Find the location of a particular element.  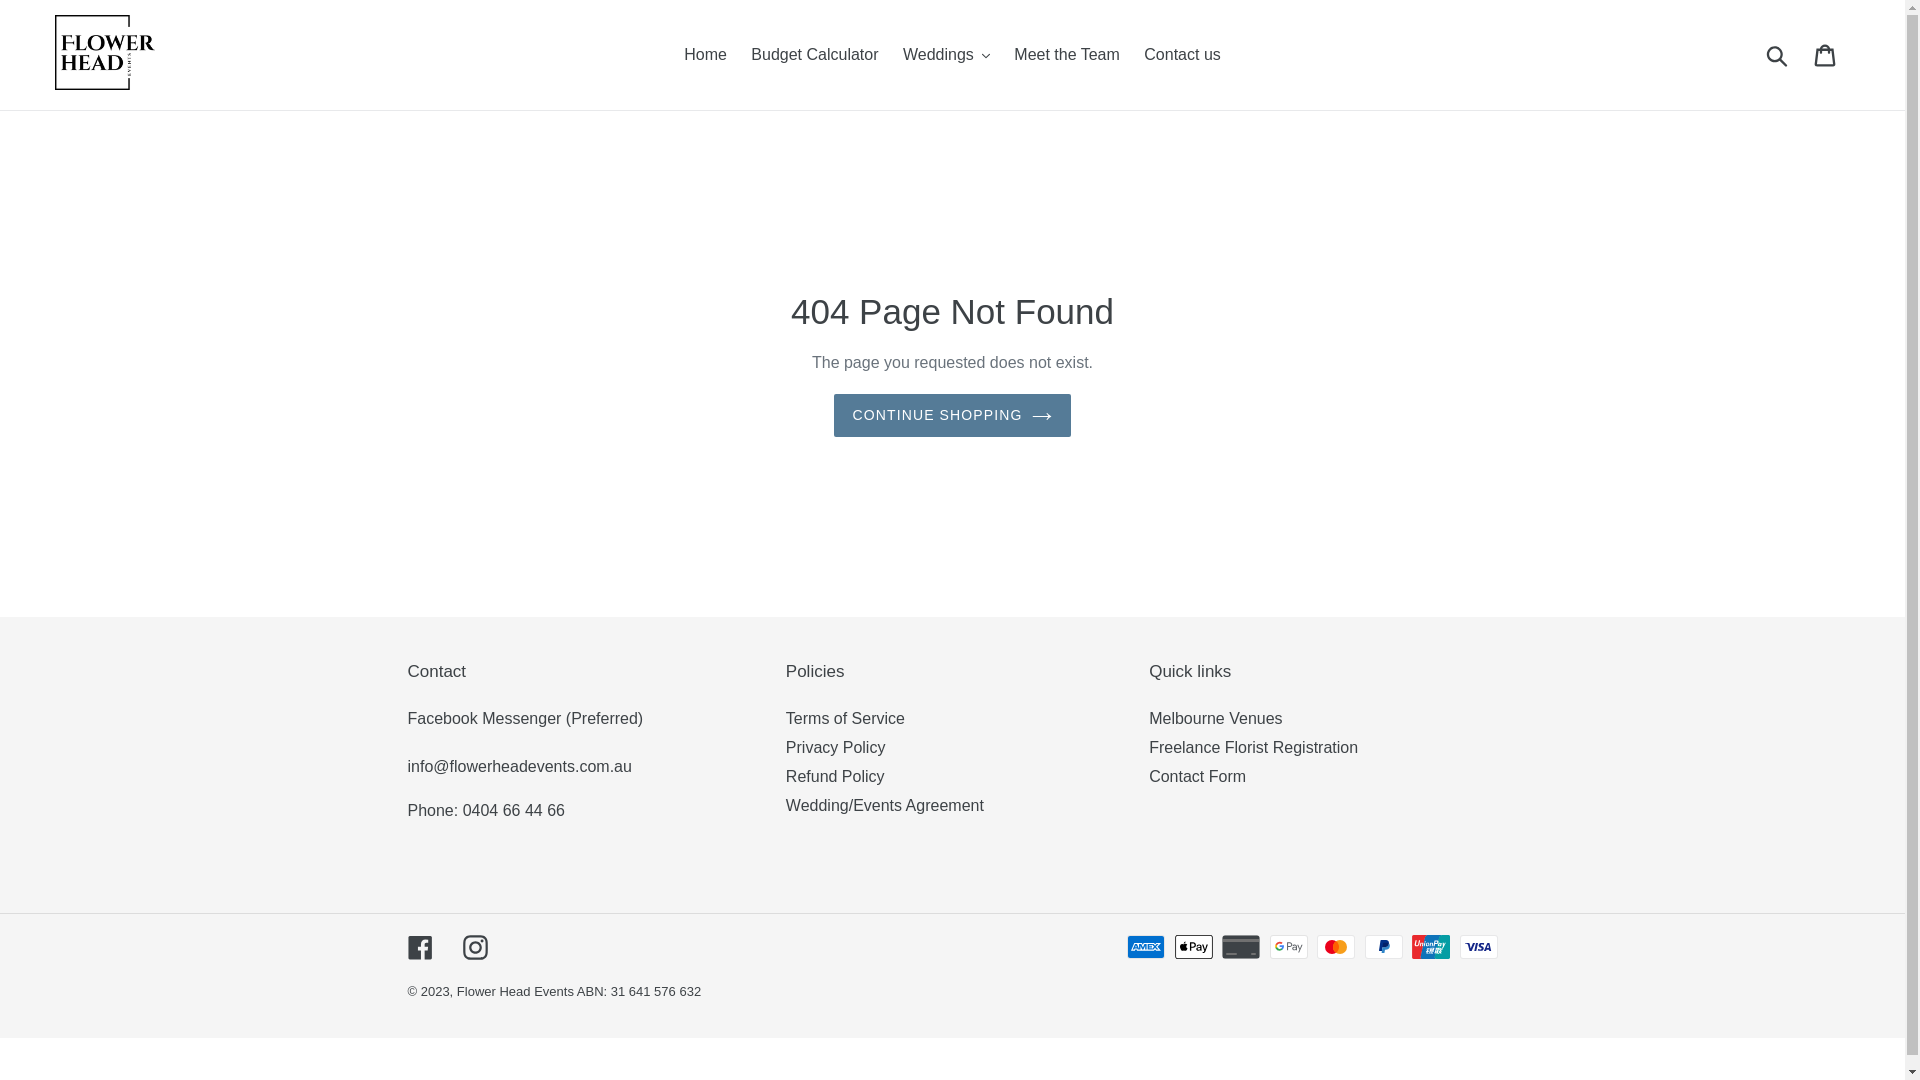

'Submit' is located at coordinates (1778, 53).